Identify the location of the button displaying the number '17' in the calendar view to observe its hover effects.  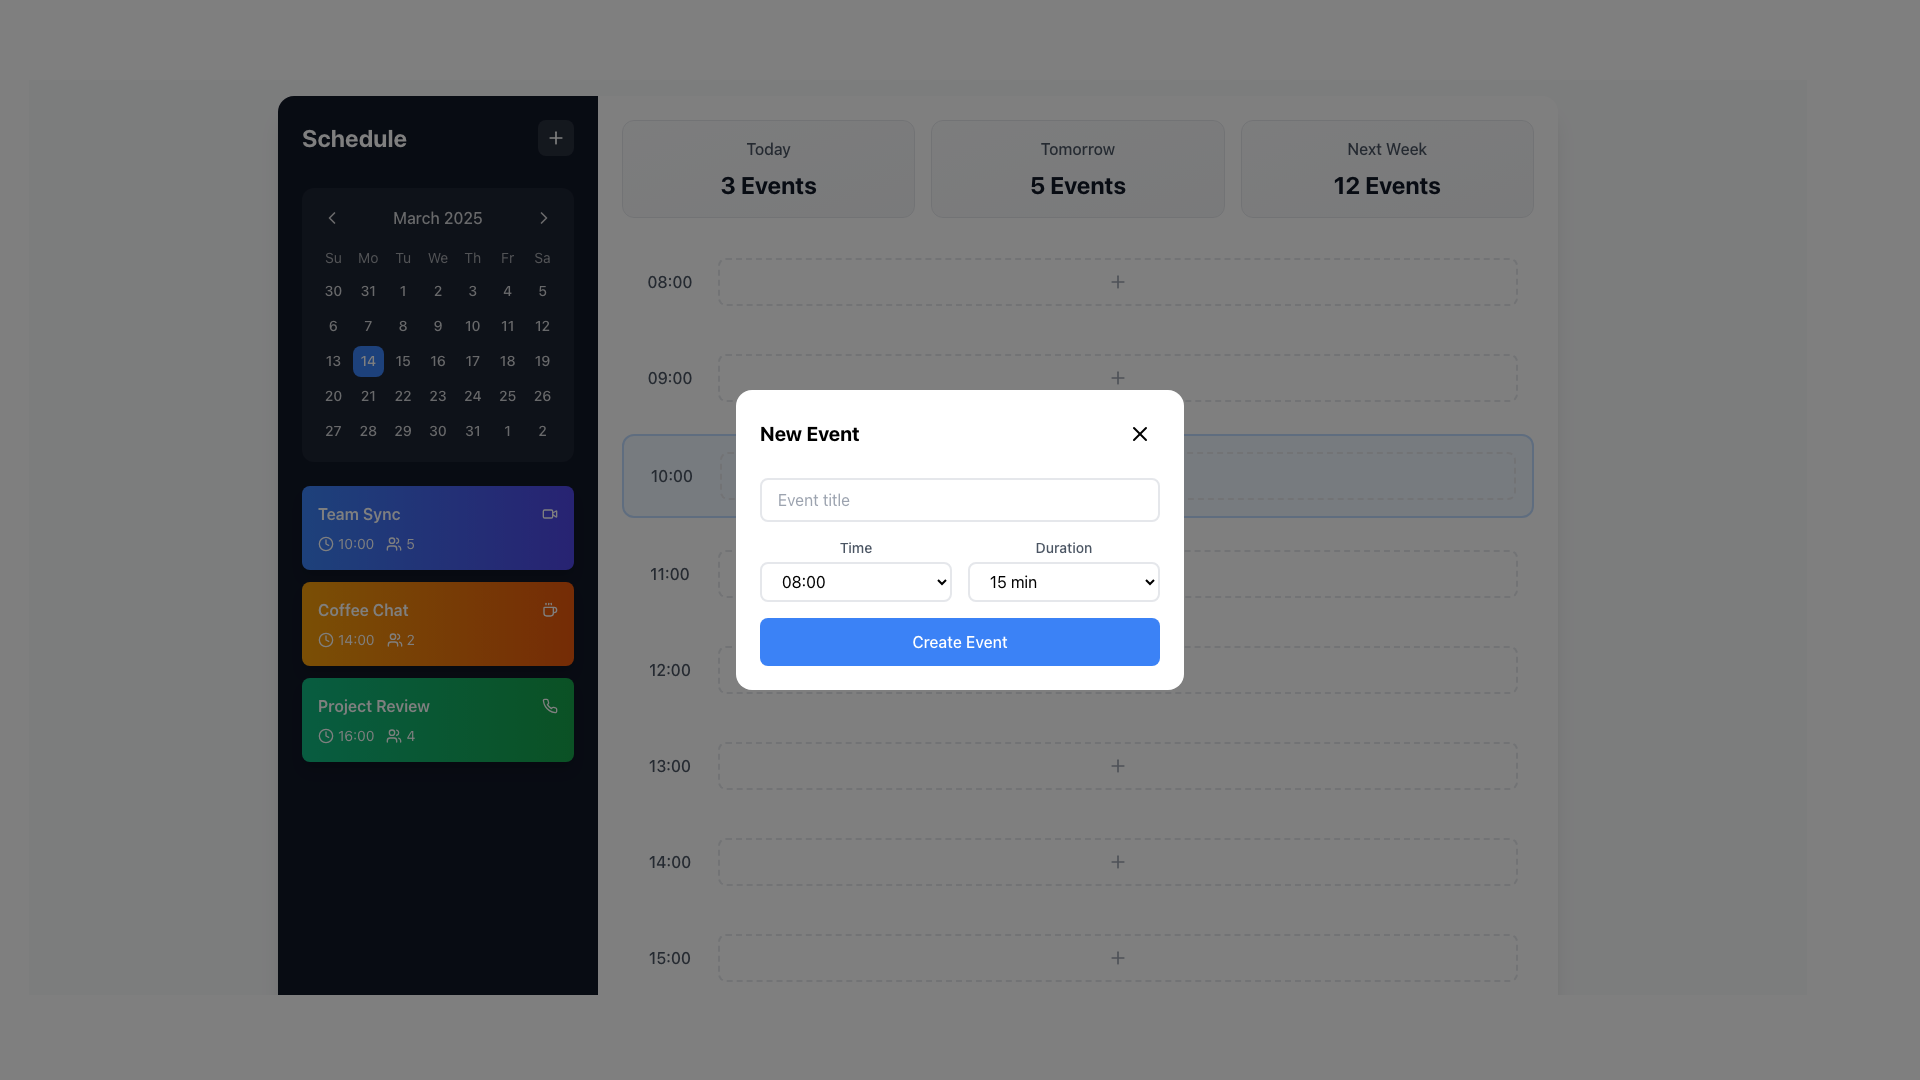
(471, 361).